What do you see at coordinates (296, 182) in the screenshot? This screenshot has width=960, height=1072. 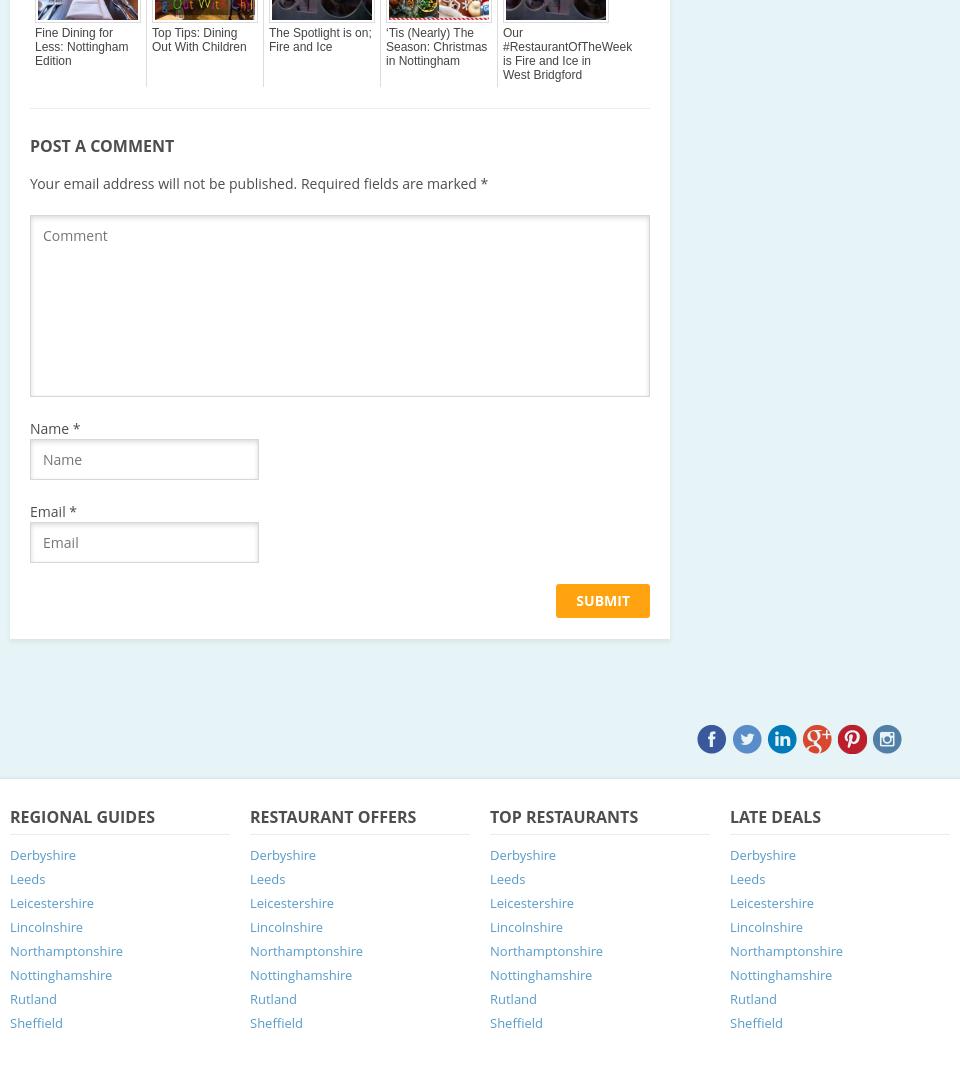 I see `'Required fields are marked'` at bounding box center [296, 182].